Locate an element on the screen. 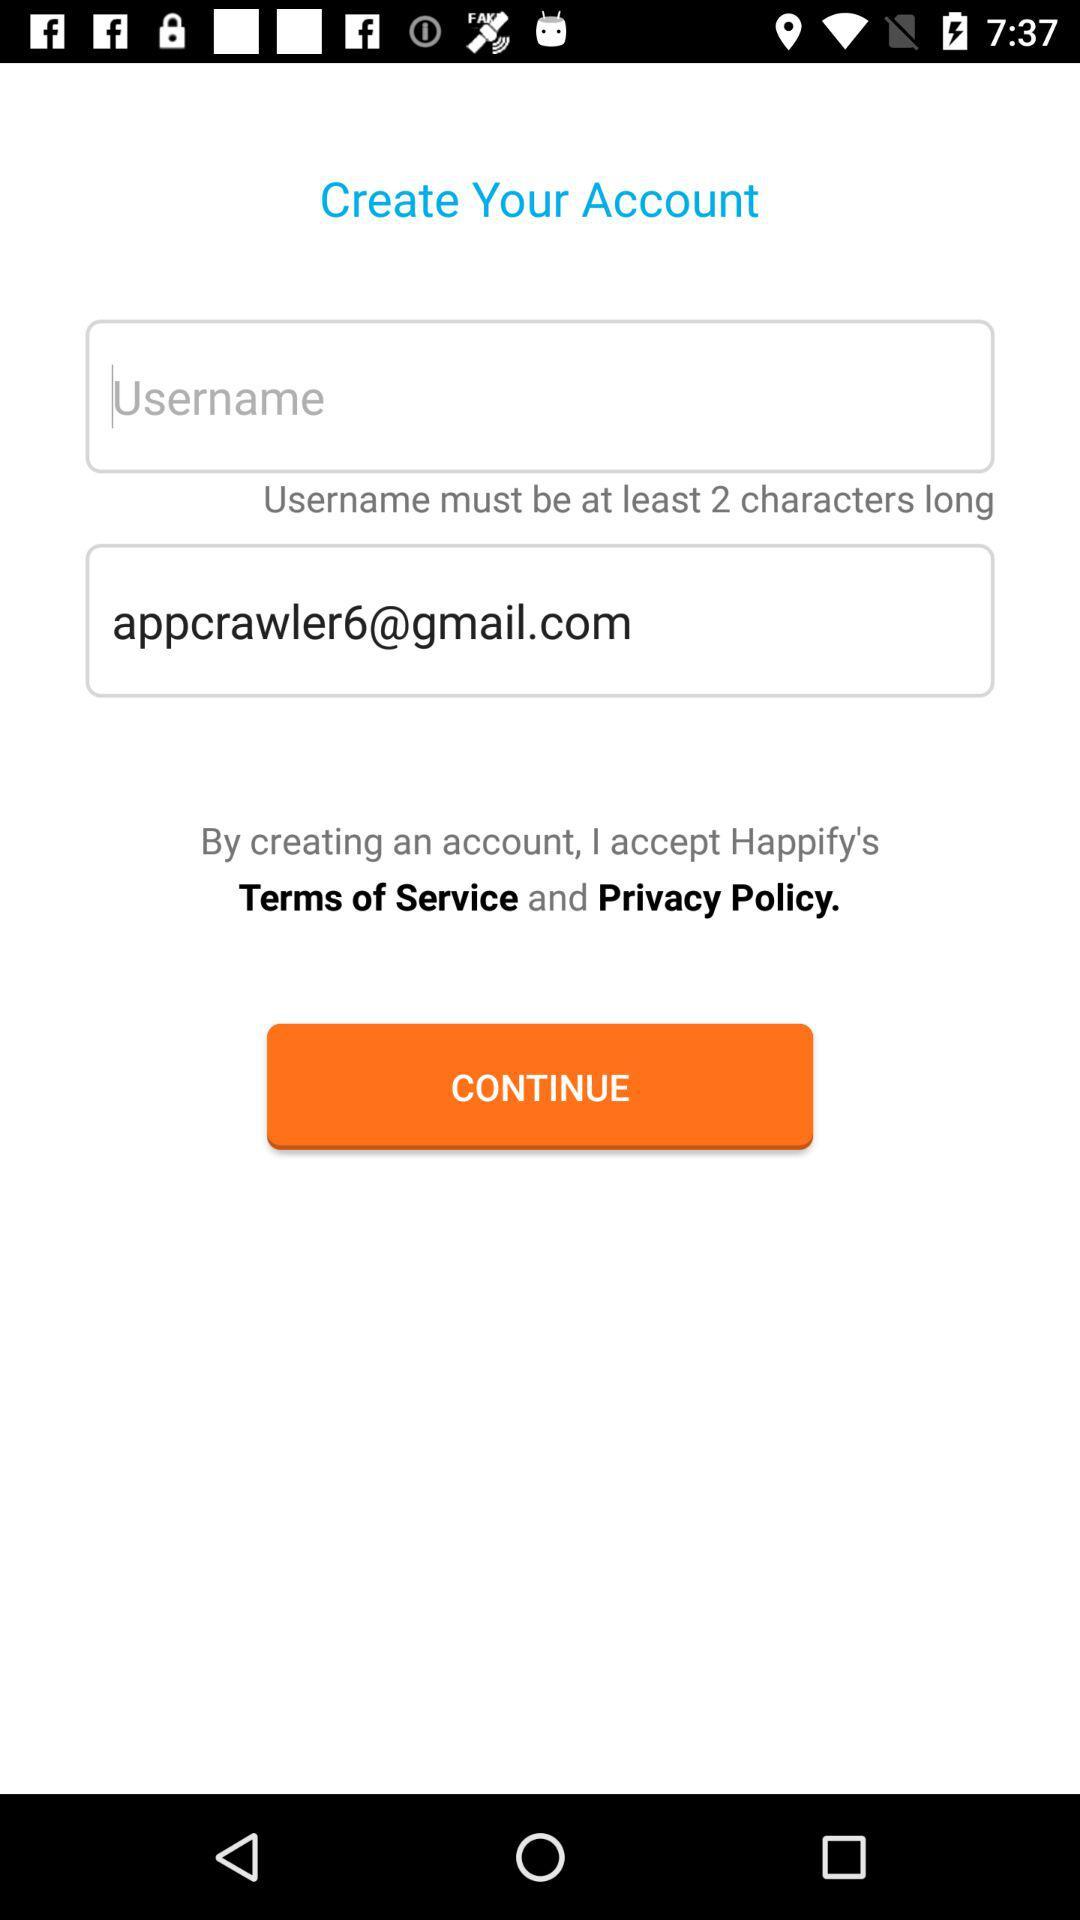 The height and width of the screenshot is (1920, 1080). fill username is located at coordinates (540, 396).